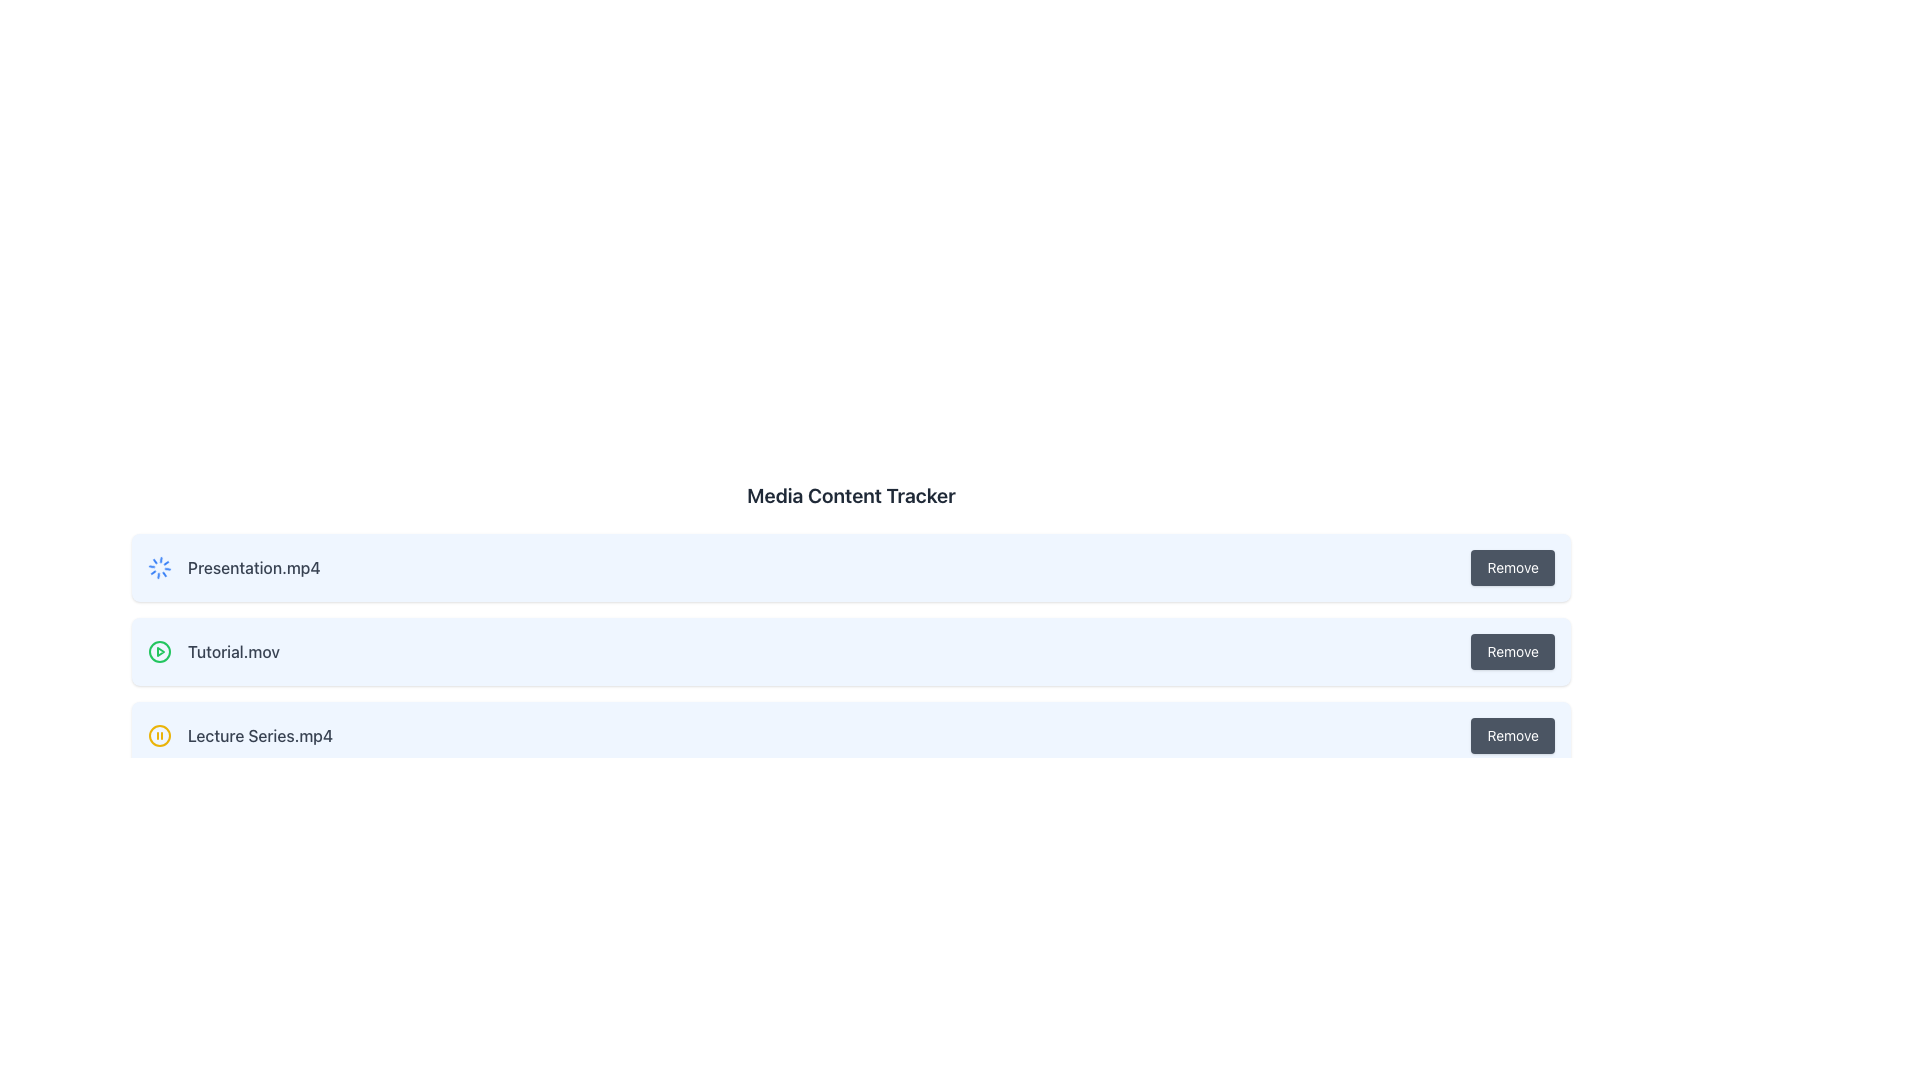 The width and height of the screenshot is (1920, 1080). Describe the element at coordinates (1513, 736) in the screenshot. I see `the remove button located on the rightmost side of the row titled 'Lecture Series.mp4' to initiate the remove action` at that location.